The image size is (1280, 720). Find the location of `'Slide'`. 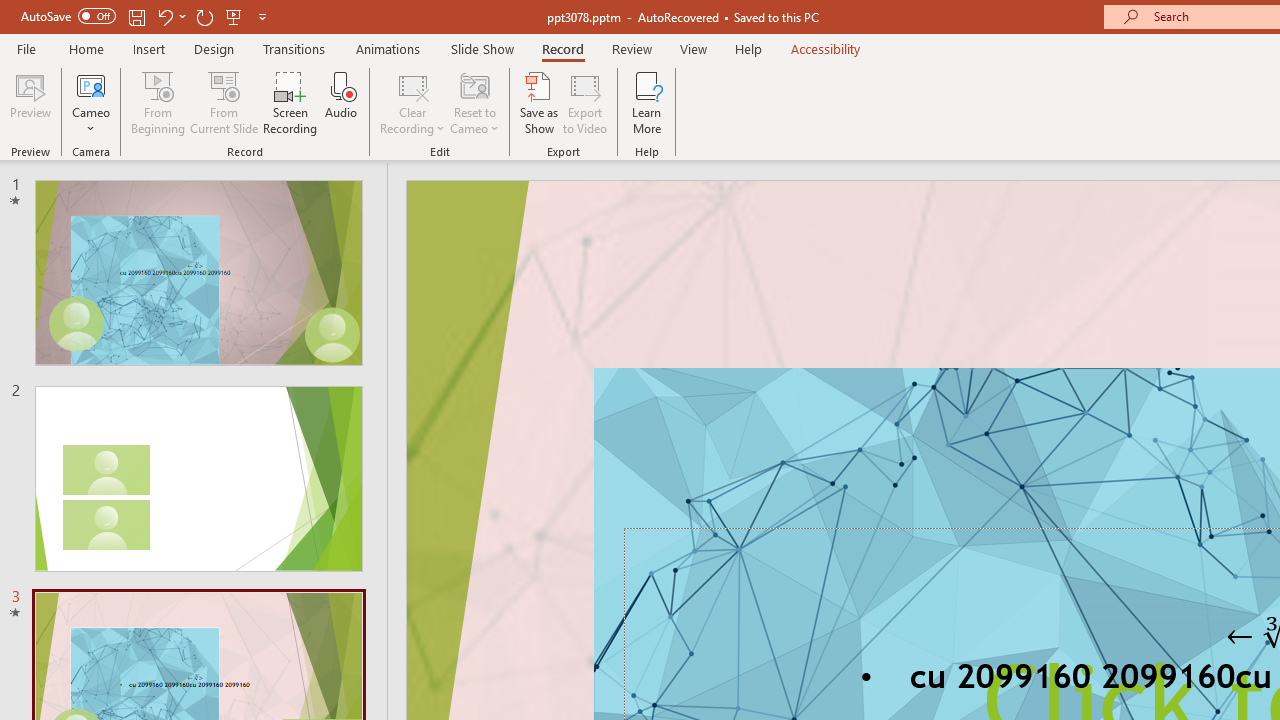

'Slide' is located at coordinates (199, 479).